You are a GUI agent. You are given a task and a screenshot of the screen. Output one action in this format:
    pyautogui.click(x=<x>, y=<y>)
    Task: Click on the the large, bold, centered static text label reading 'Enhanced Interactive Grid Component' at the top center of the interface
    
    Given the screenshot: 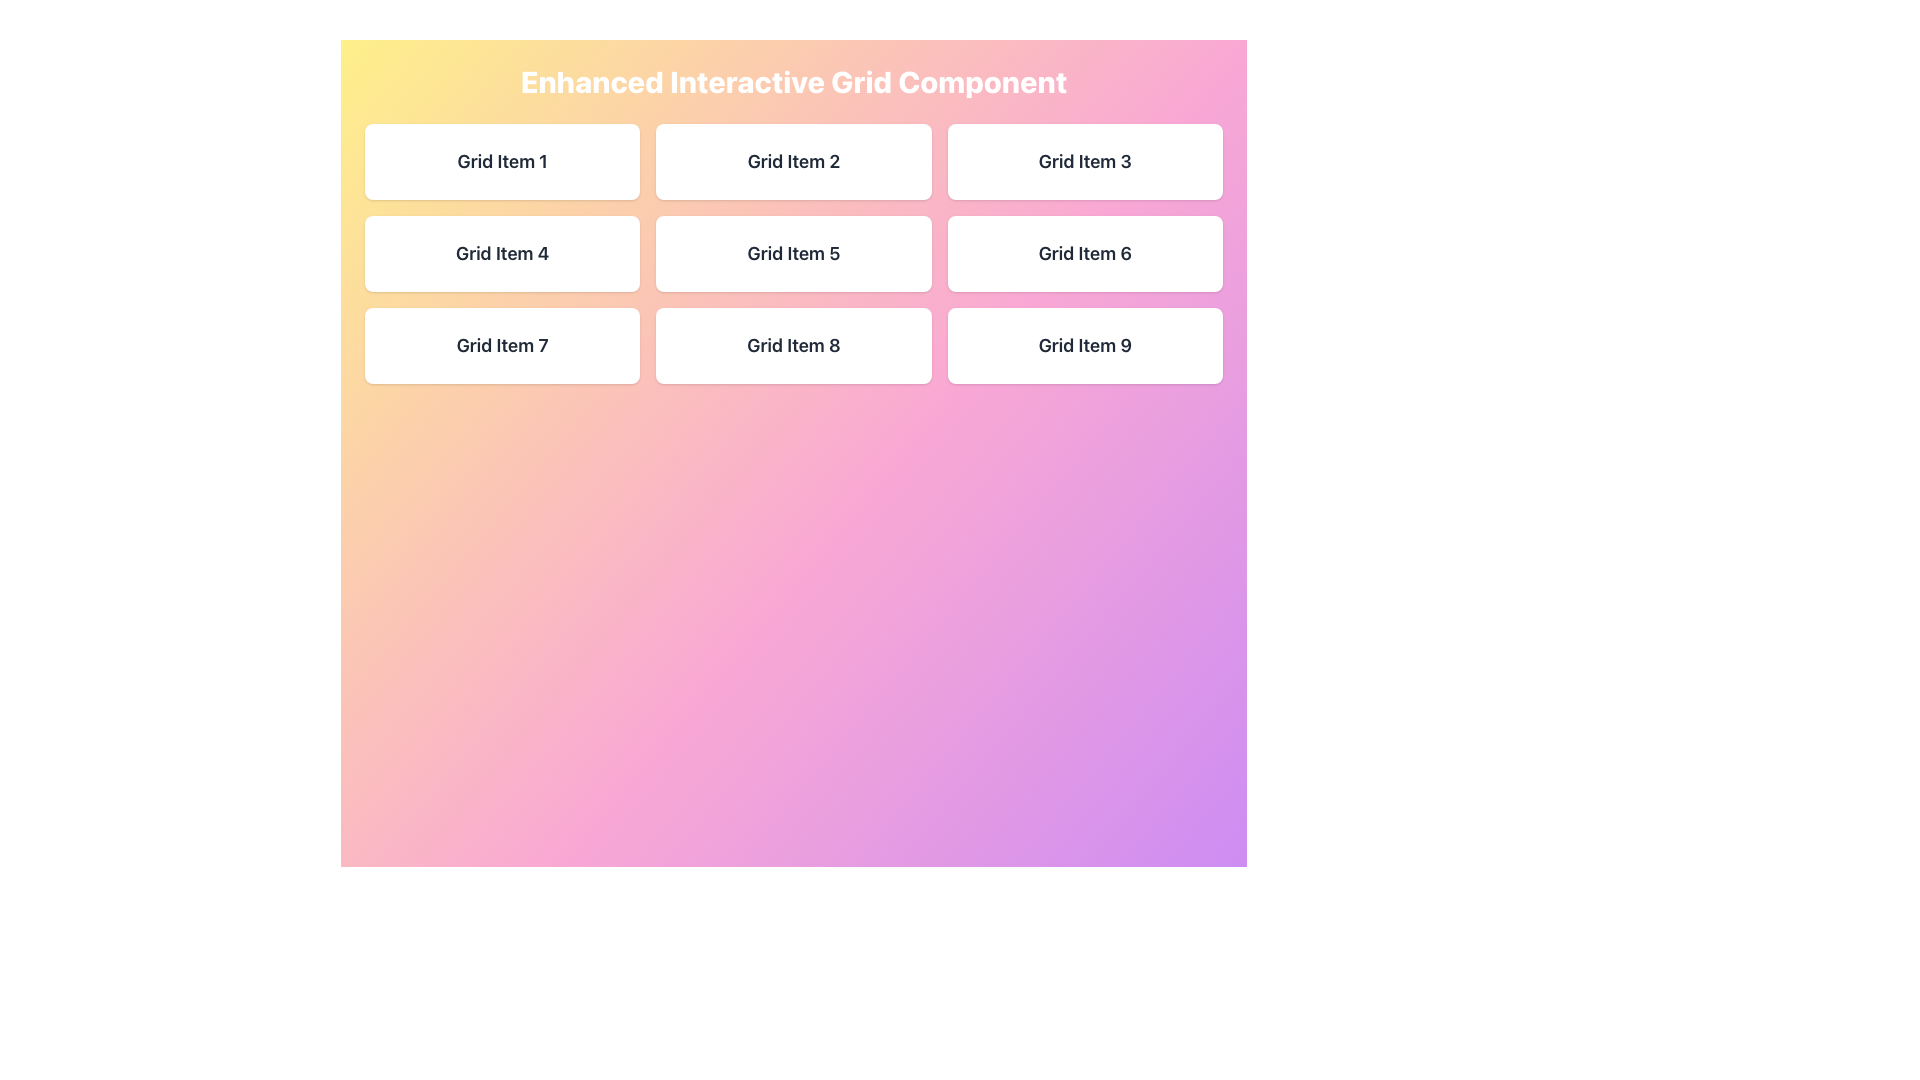 What is the action you would take?
    pyautogui.click(x=792, y=80)
    